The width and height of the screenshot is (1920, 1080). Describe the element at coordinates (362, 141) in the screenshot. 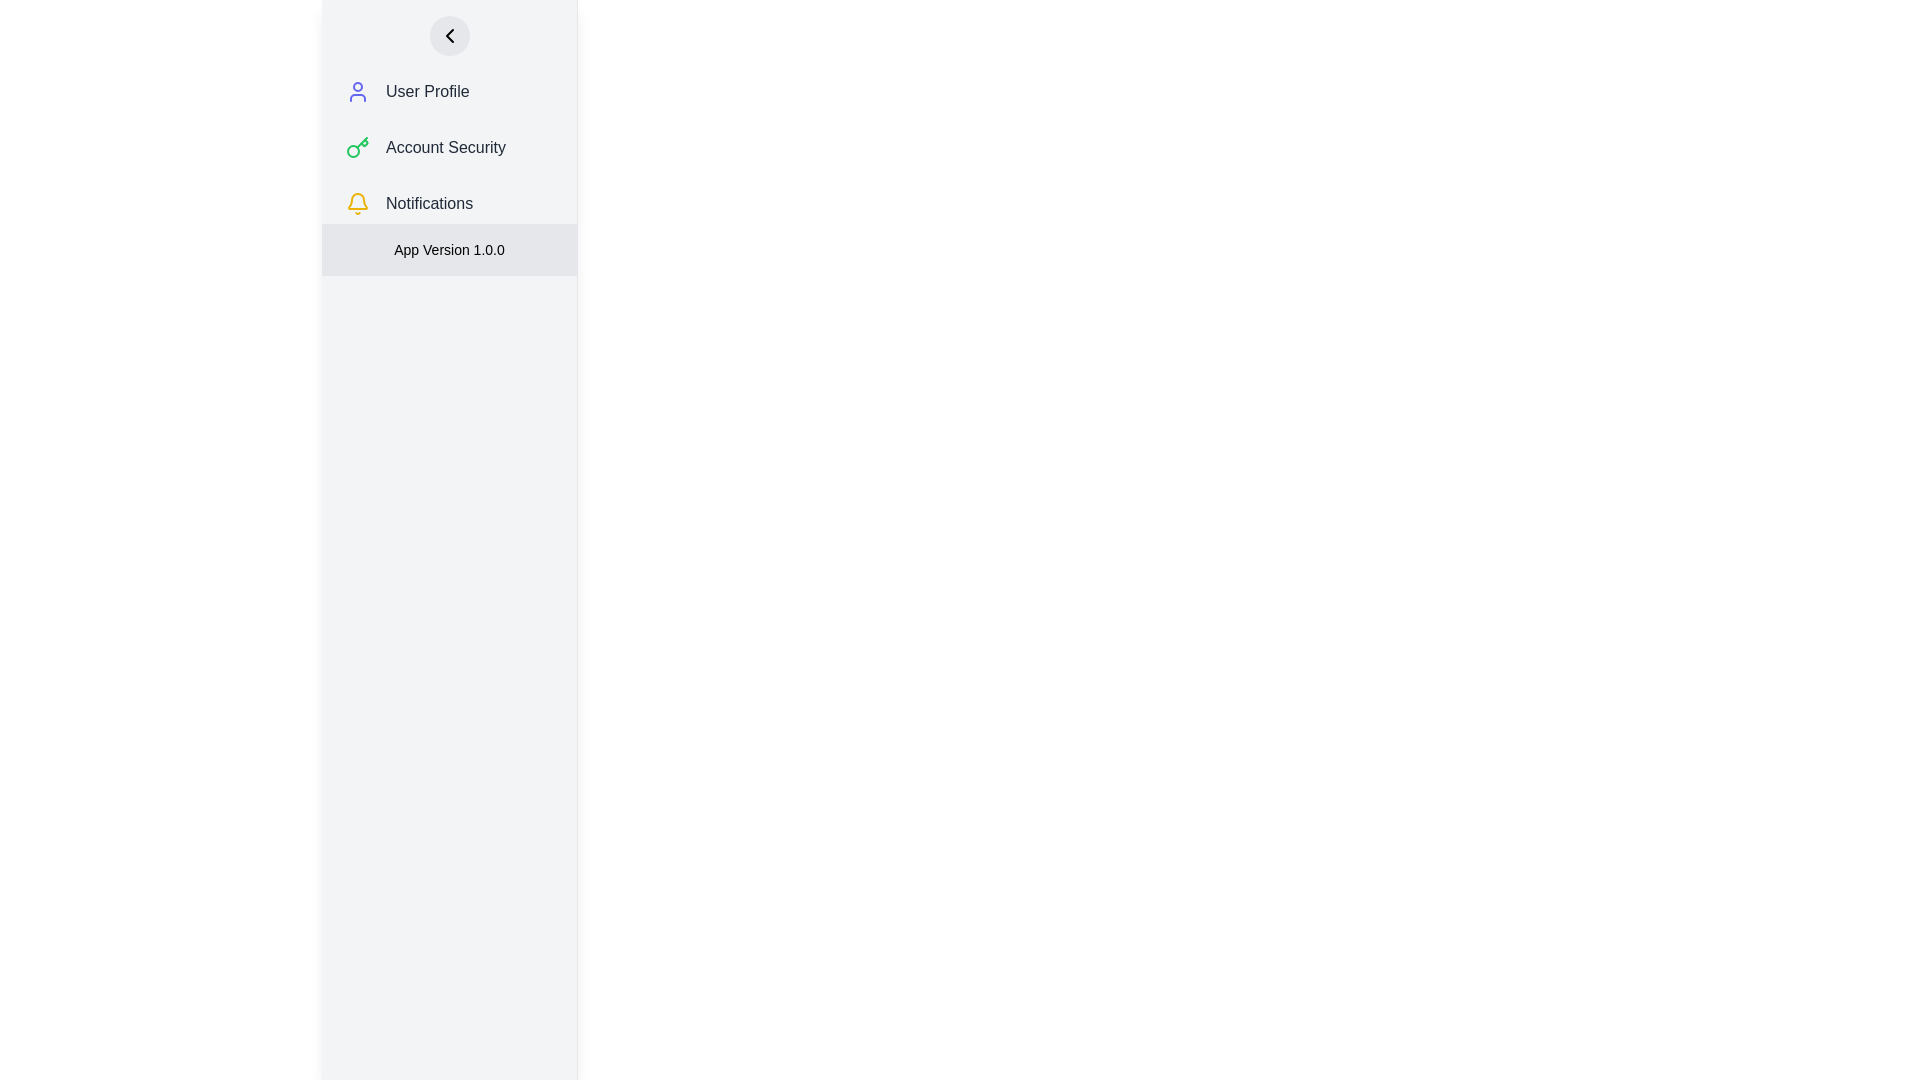

I see `the decorative graphical element representing the shaft of the key icon located at the bottom right corner of the key components` at that location.